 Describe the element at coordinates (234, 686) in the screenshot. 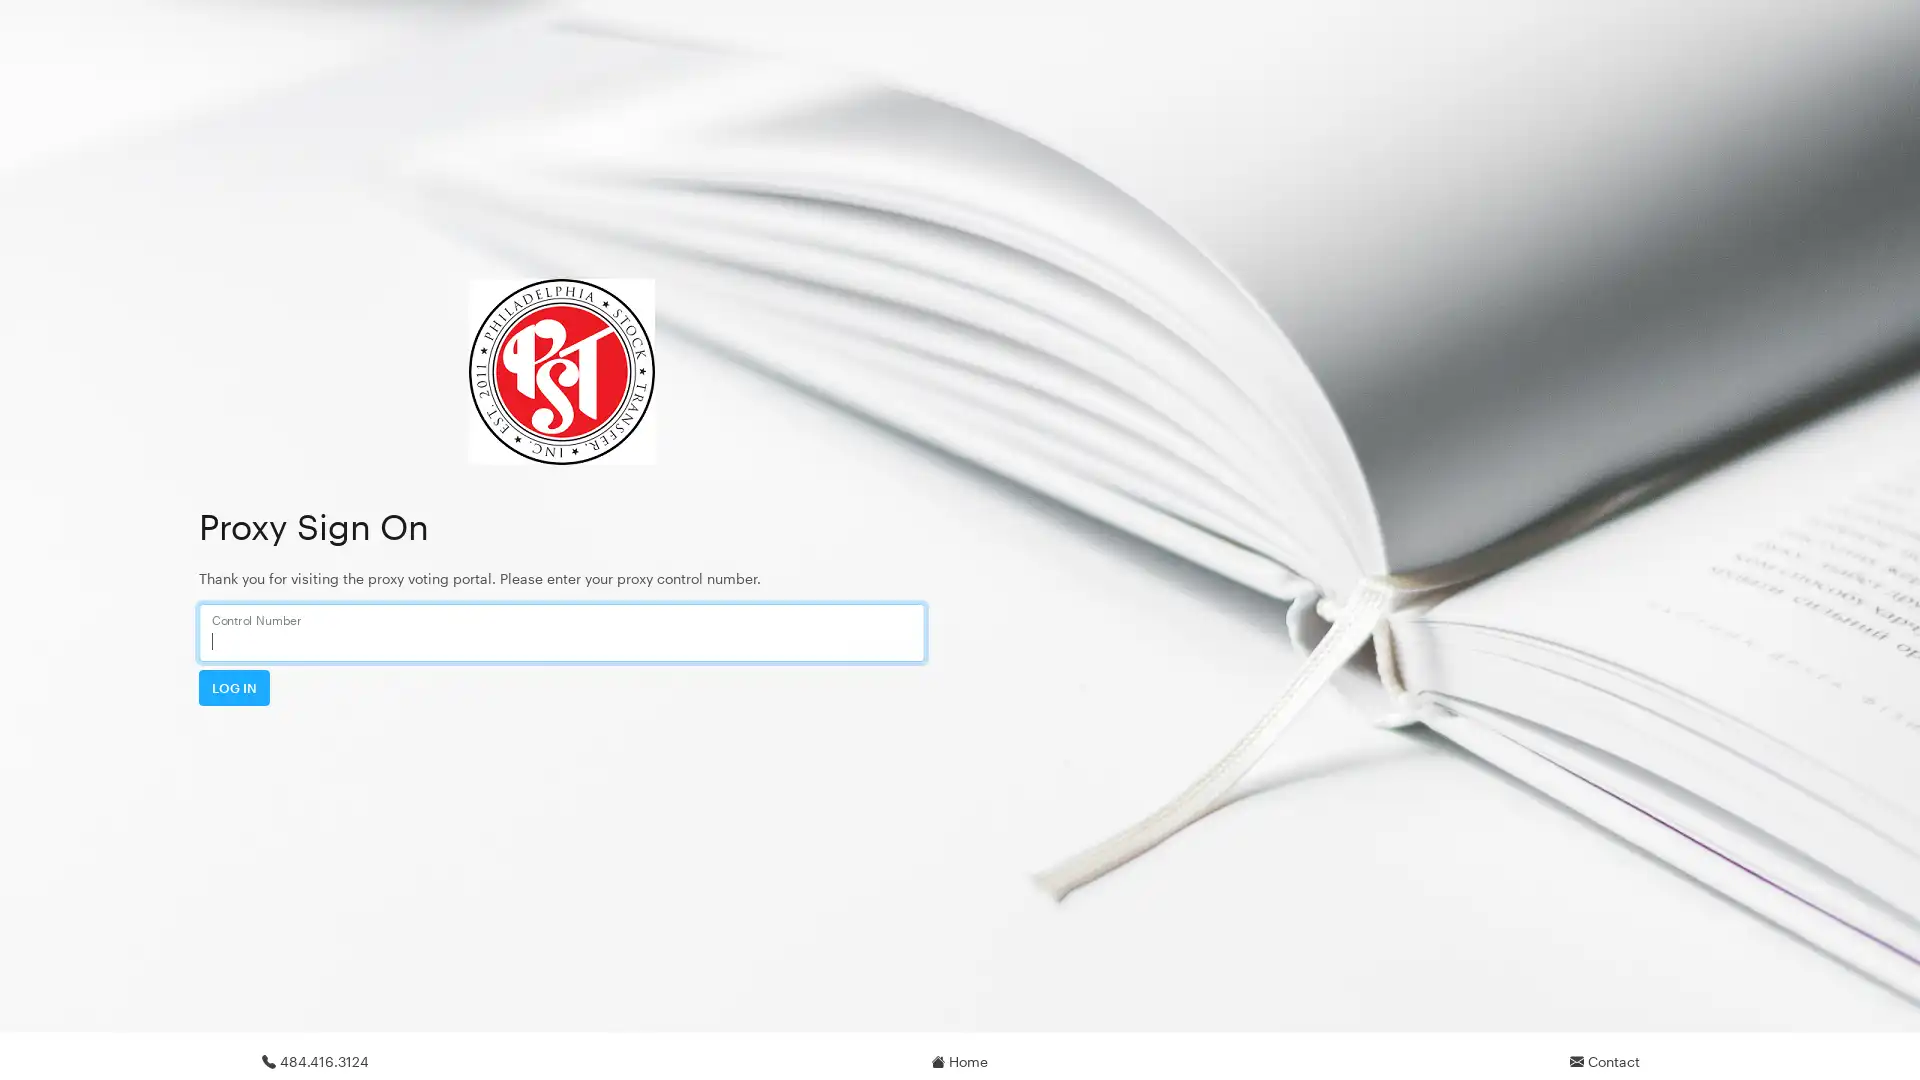

I see `Log In` at that location.